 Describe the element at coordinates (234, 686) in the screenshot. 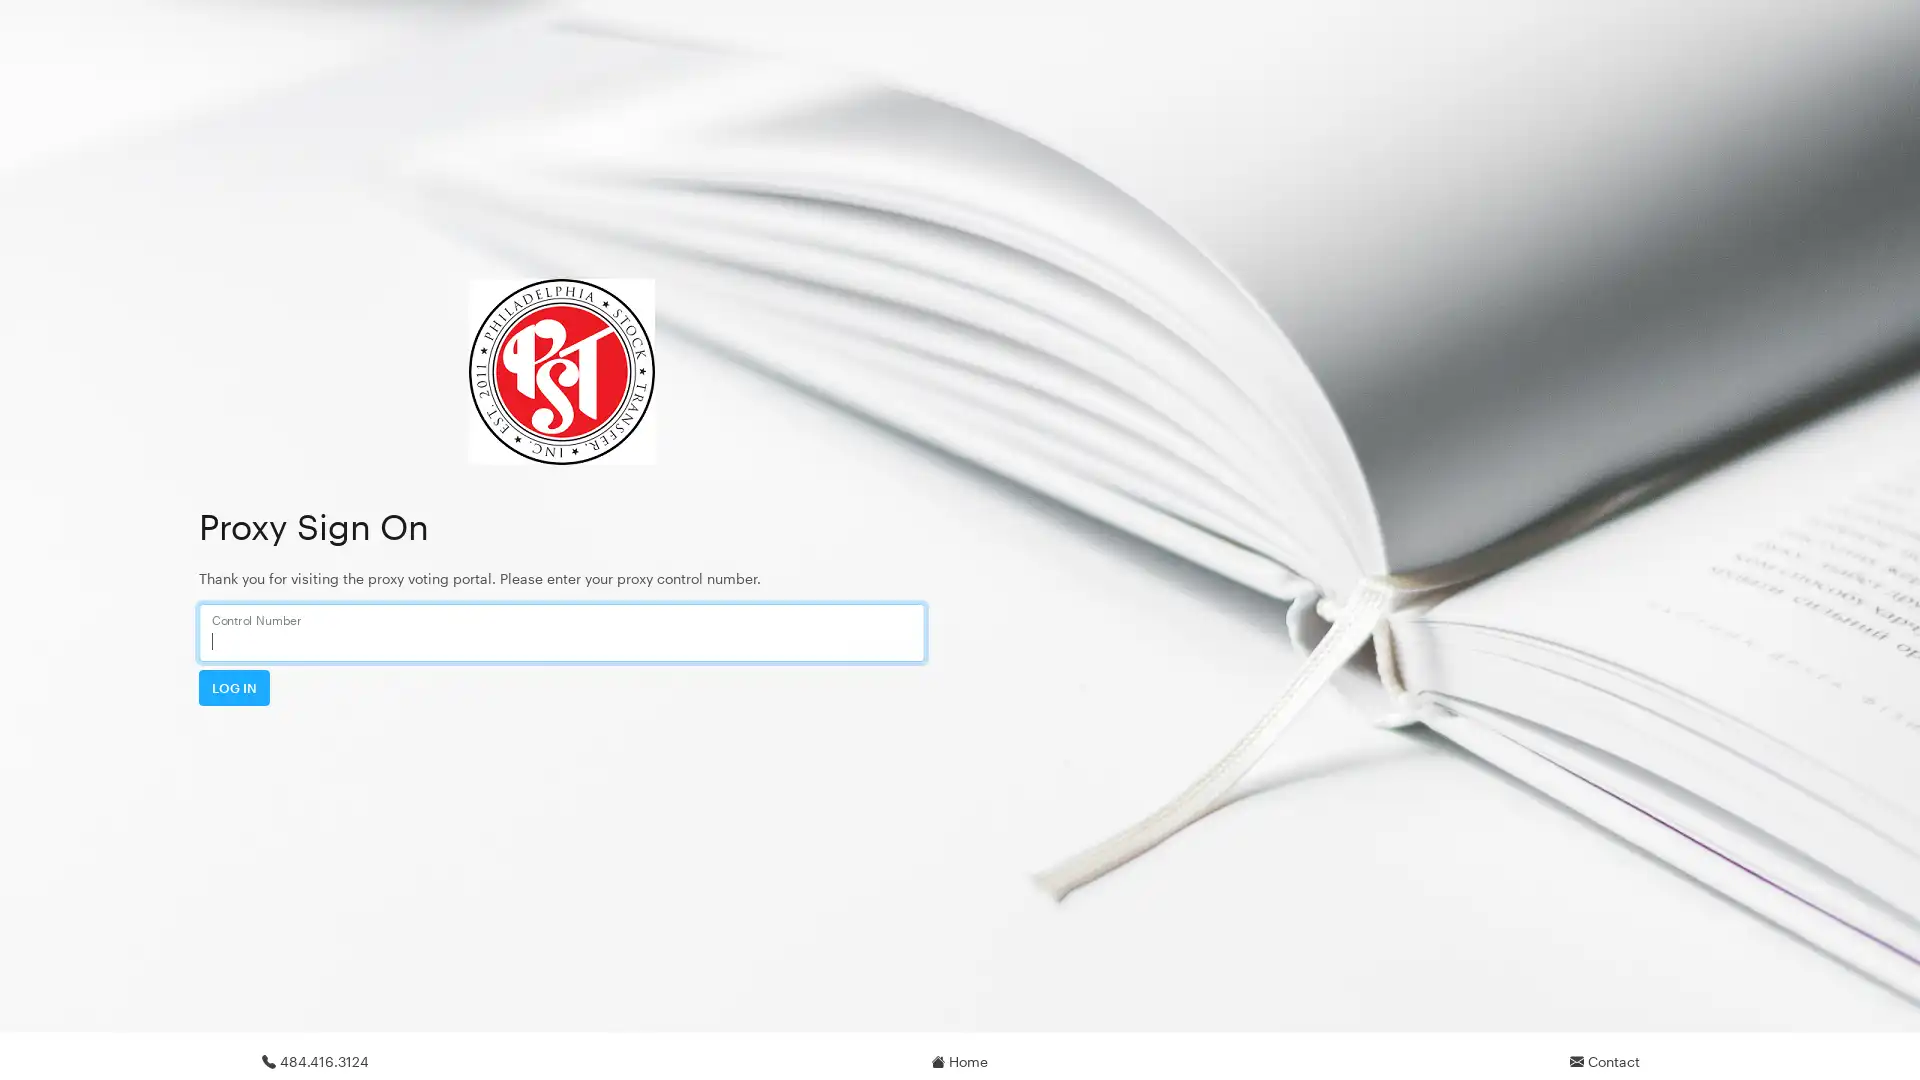

I see `Log In` at that location.